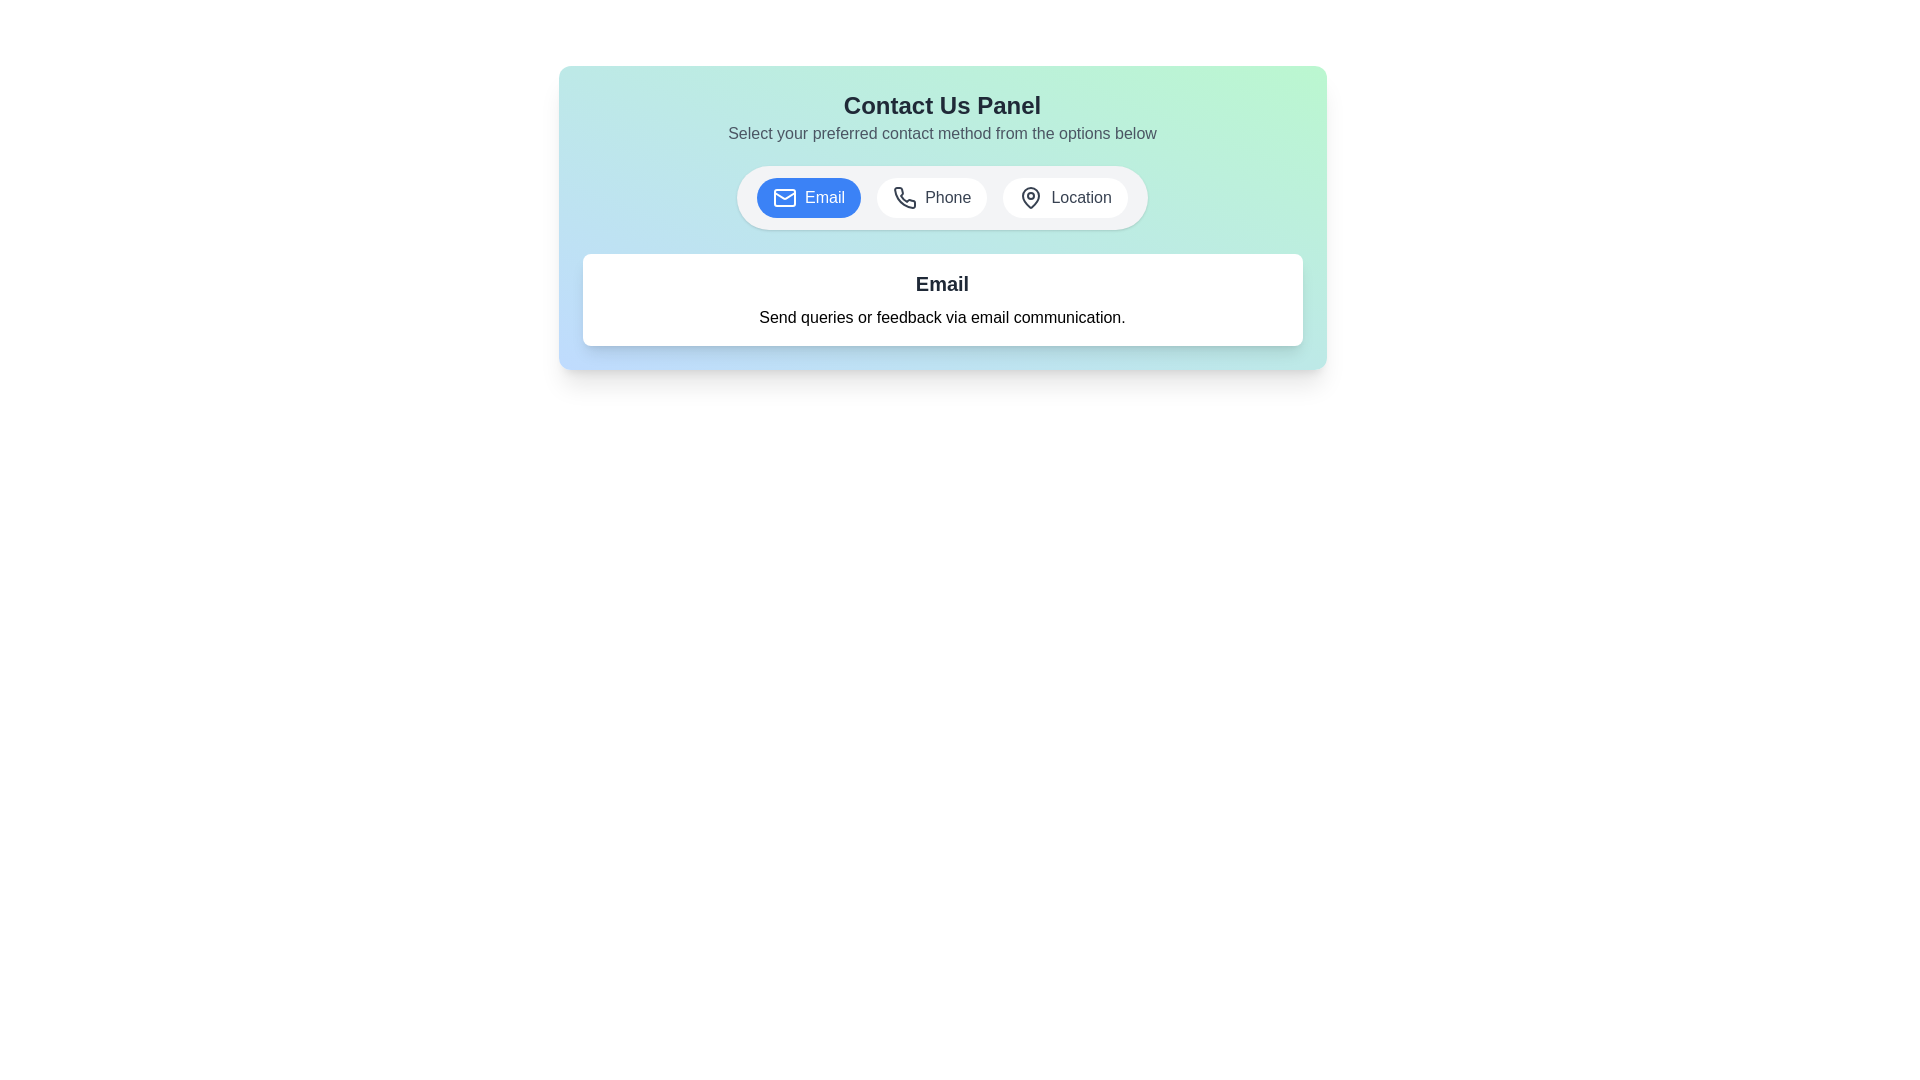  I want to click on the envelope icon within the 'Email' button, which is part of a circular button labeled 'Email', located in the center of a row of buttons above the 'Email' section heading, so click(784, 196).